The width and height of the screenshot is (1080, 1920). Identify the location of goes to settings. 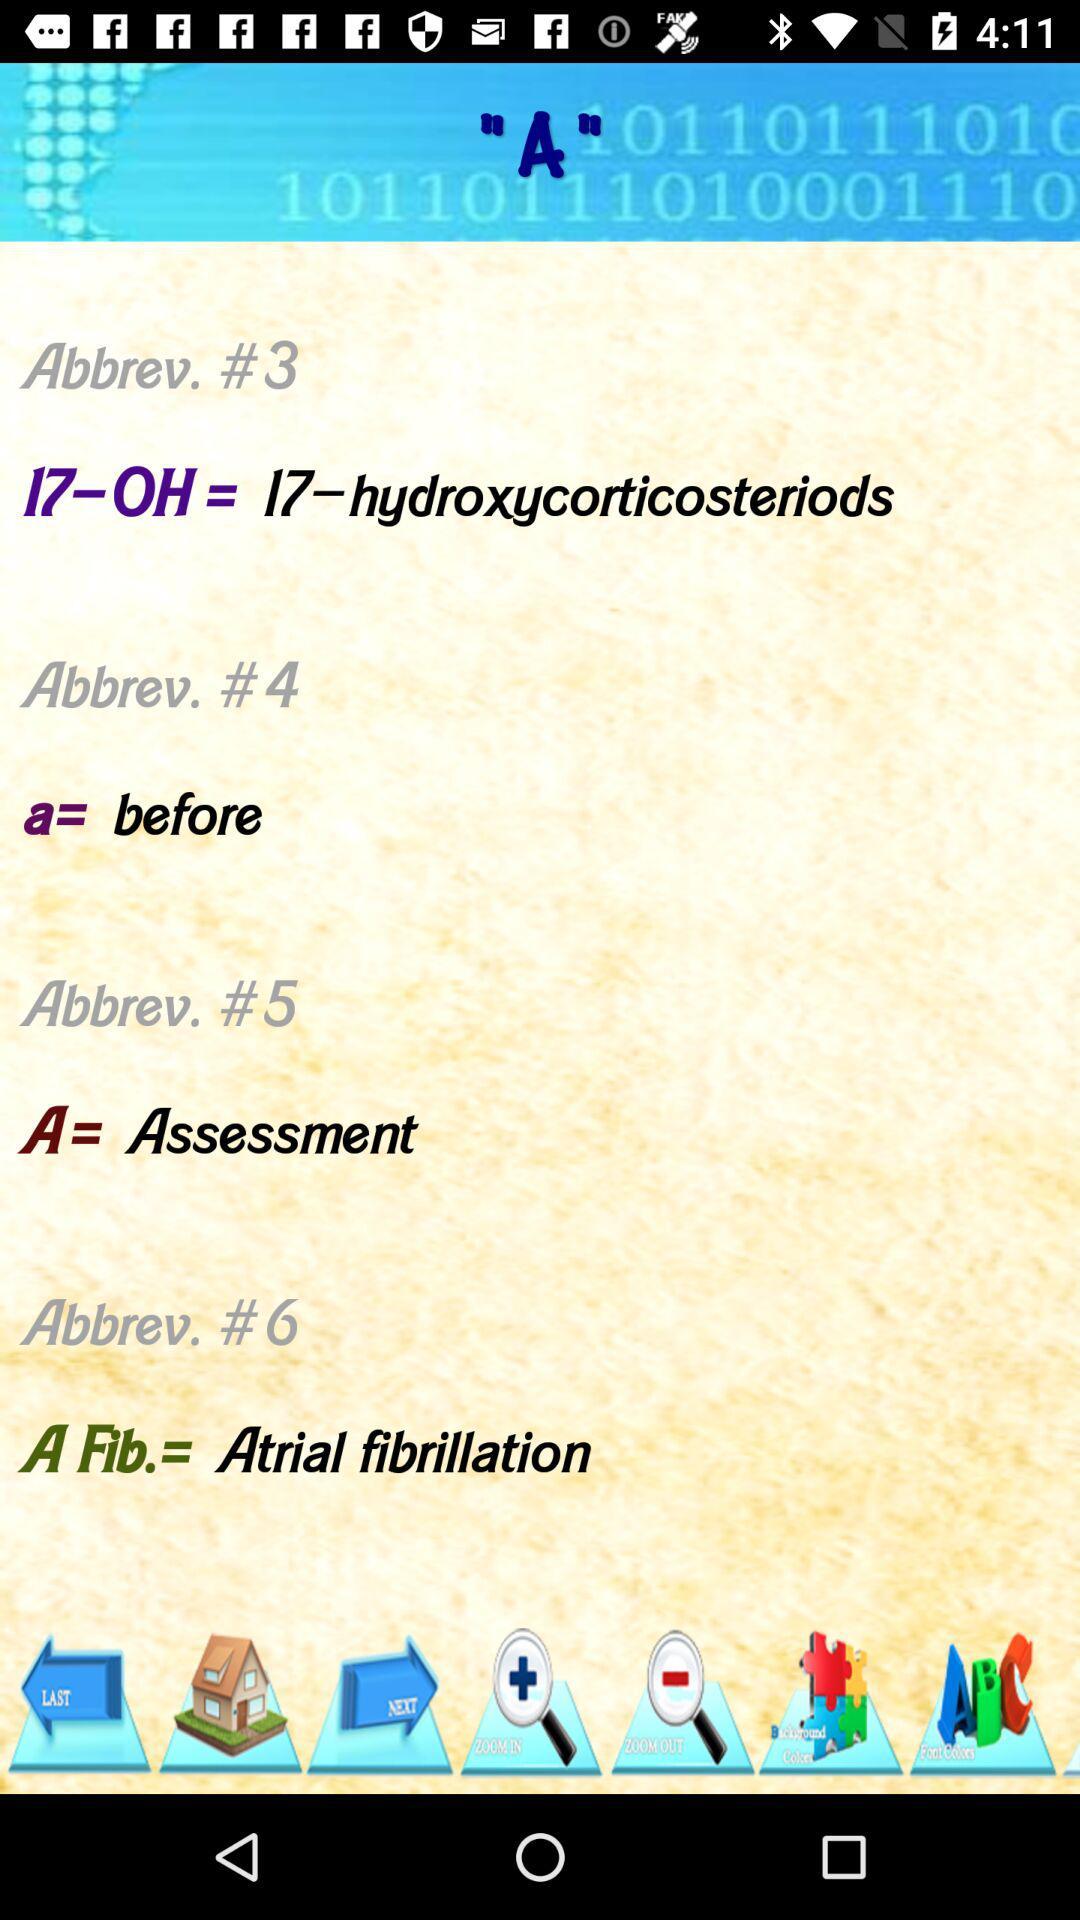
(832, 1702).